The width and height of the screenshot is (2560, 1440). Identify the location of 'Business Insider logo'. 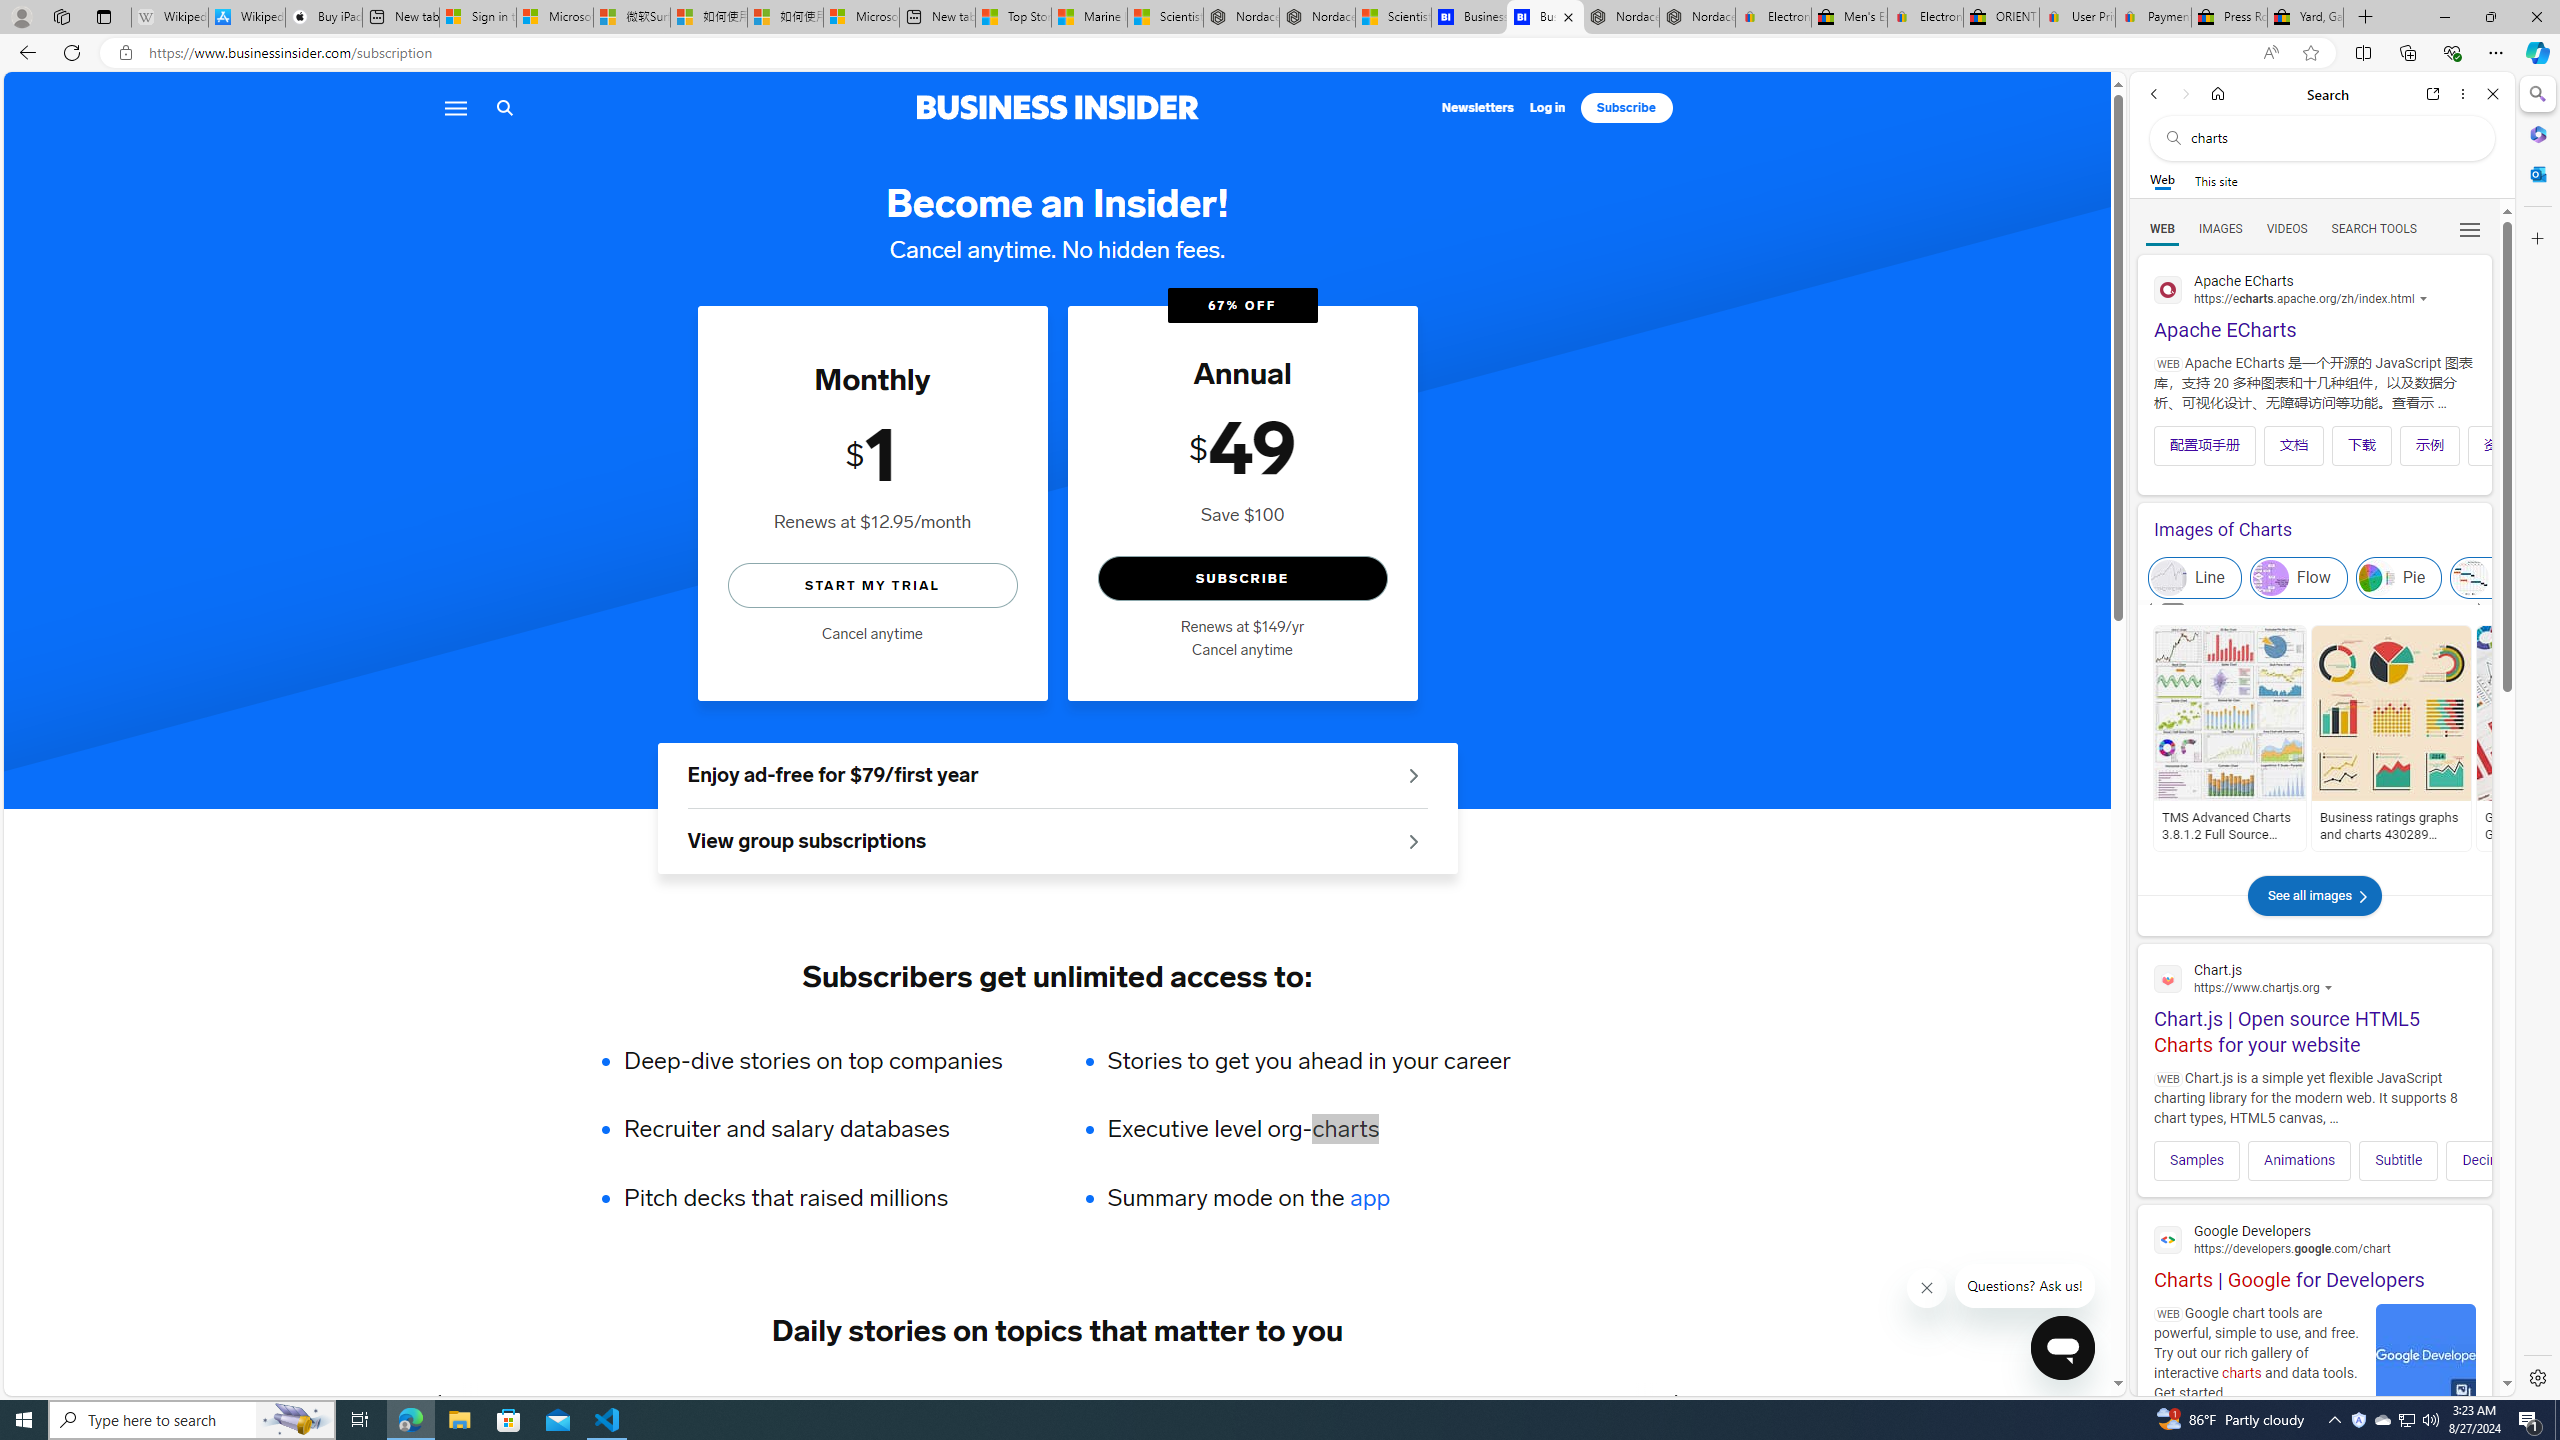
(1056, 107).